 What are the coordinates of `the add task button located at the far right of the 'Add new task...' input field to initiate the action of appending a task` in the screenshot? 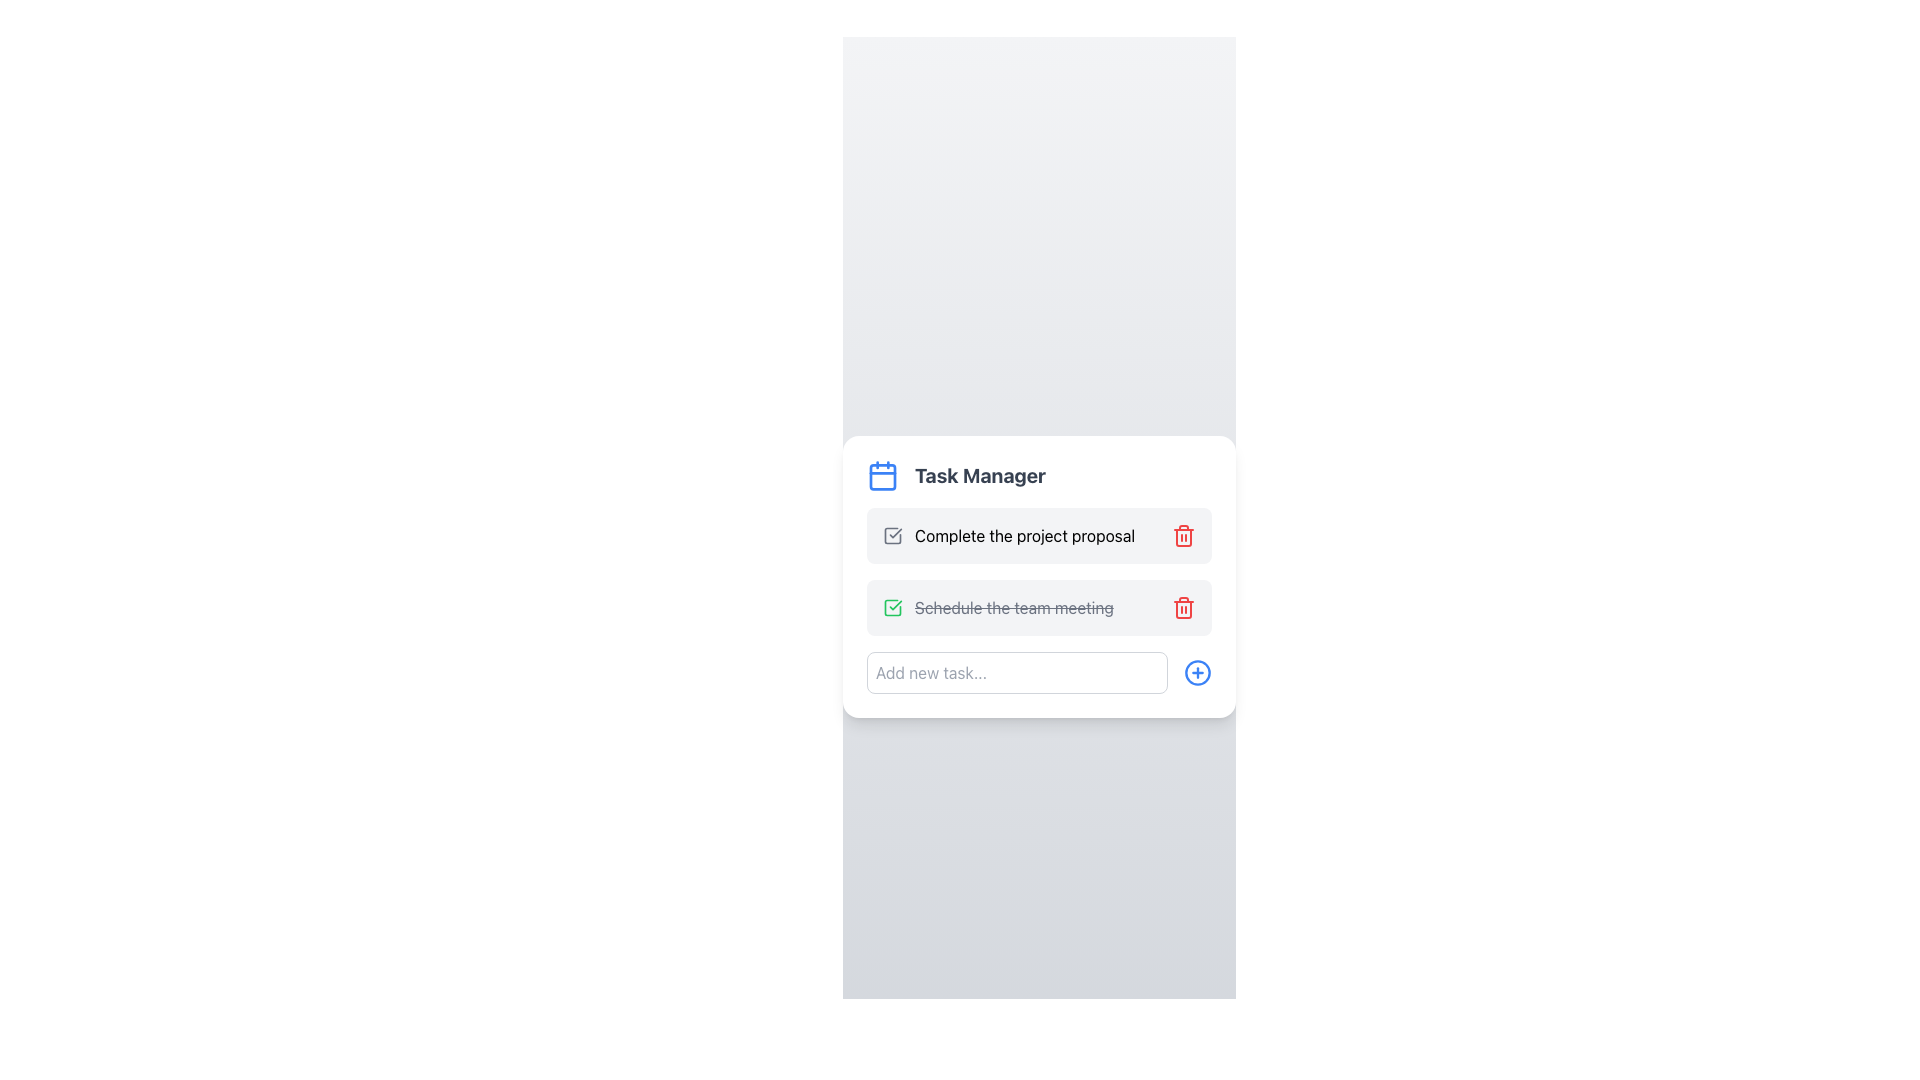 It's located at (1198, 672).